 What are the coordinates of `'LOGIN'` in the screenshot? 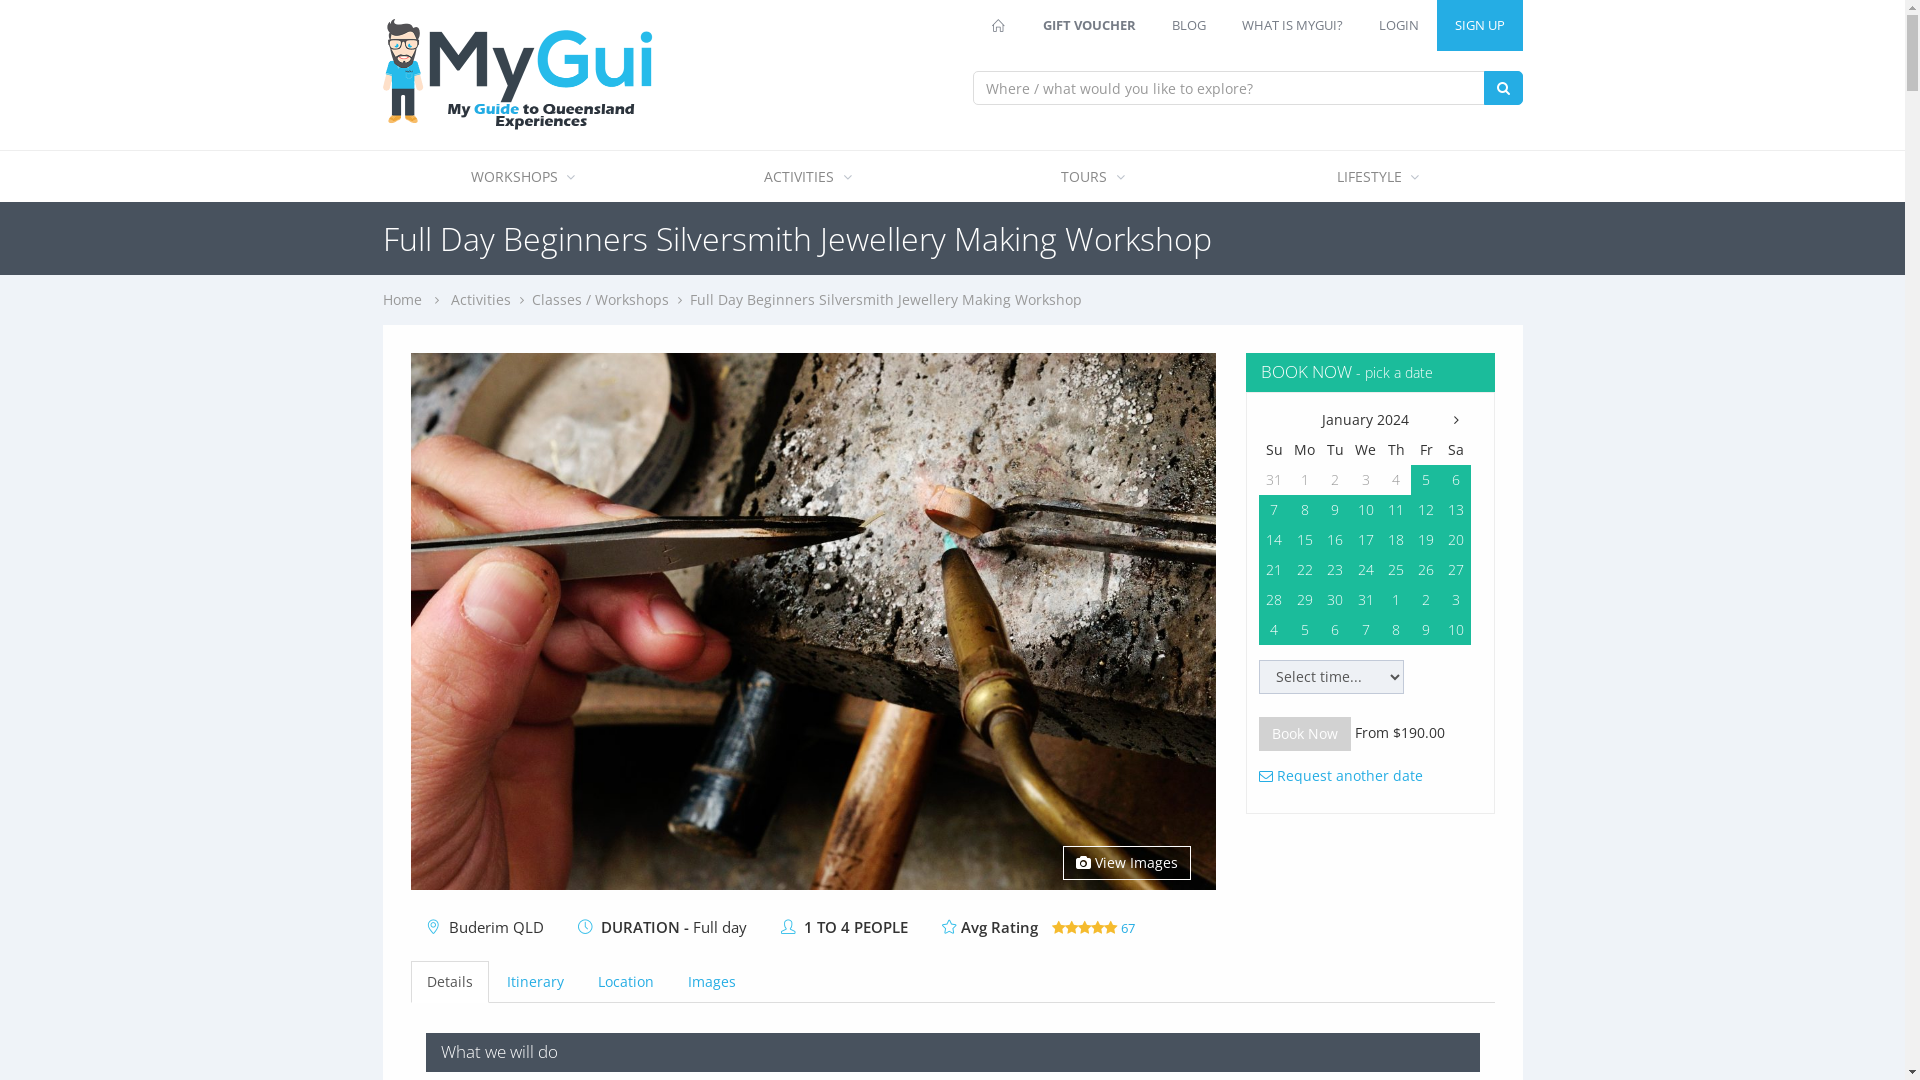 It's located at (1396, 25).